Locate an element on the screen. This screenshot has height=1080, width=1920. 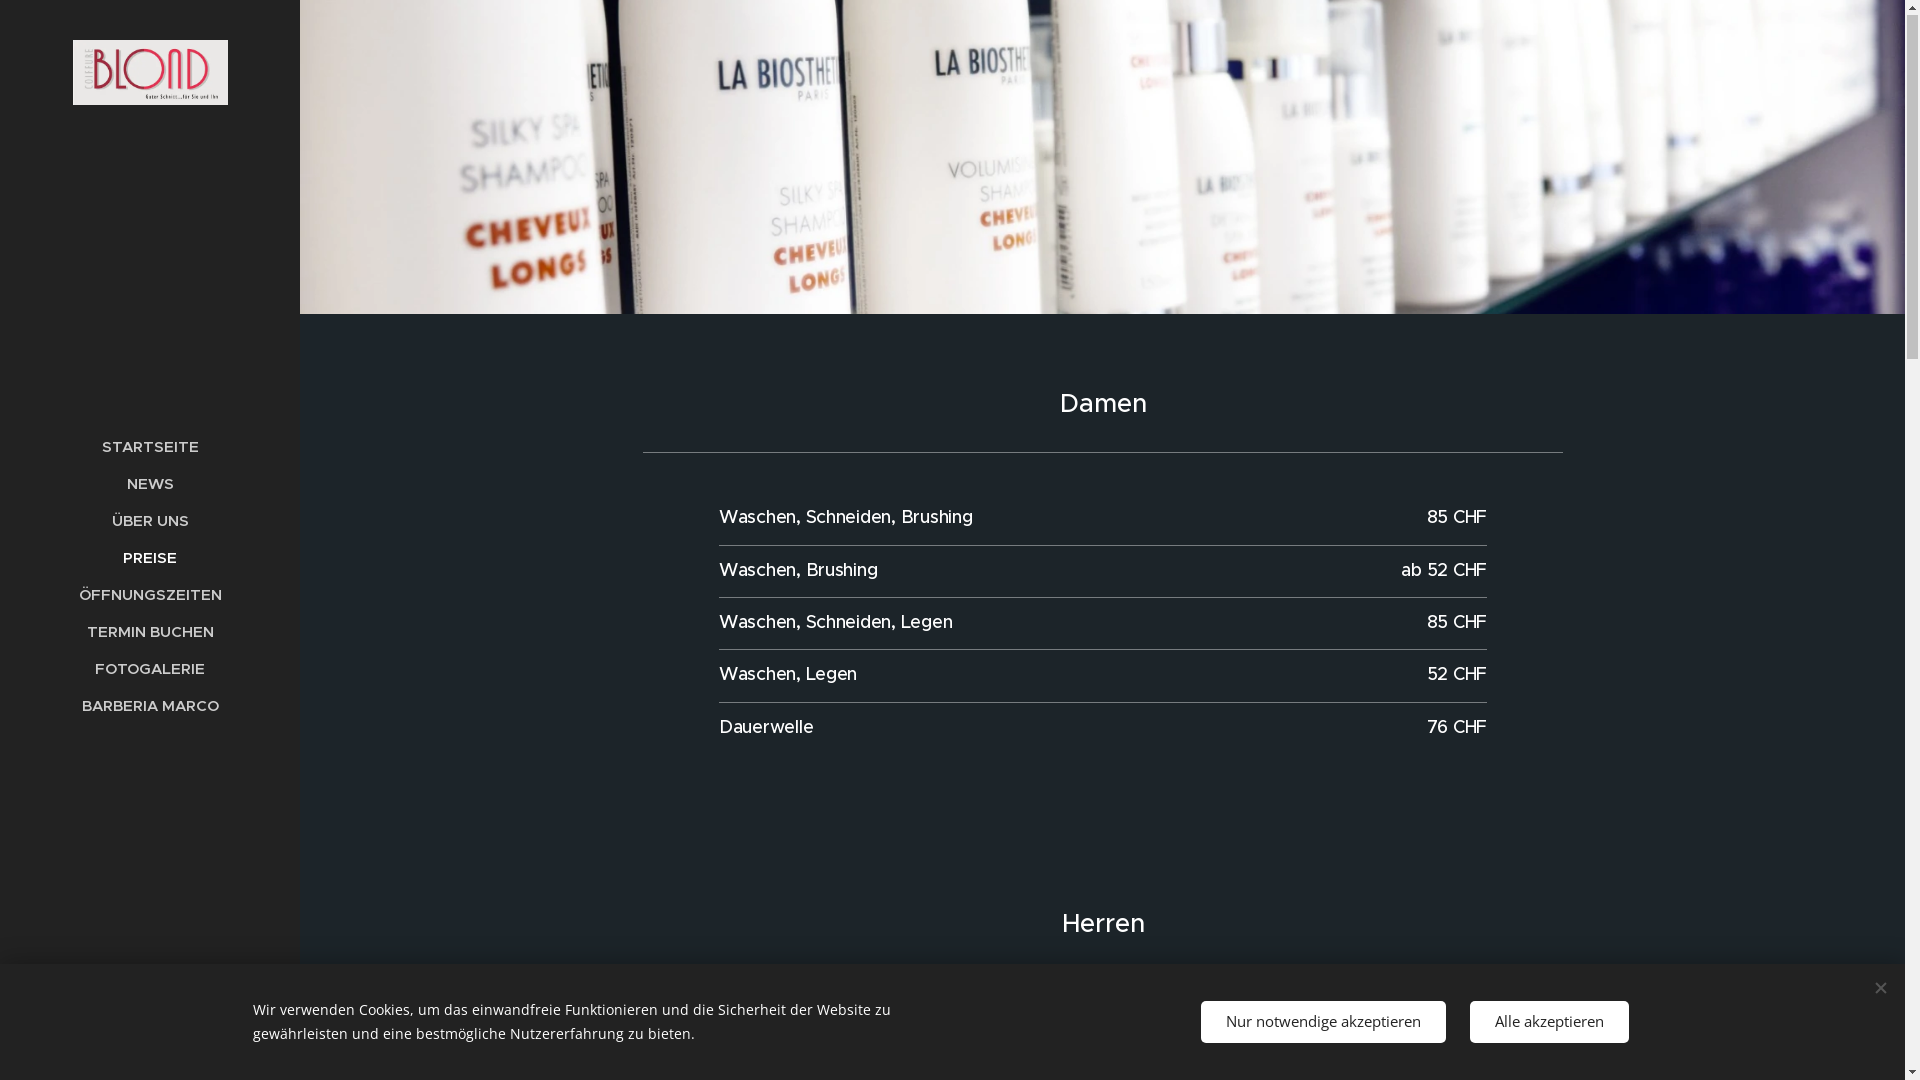
'FOTOGALERIE' is located at coordinates (148, 669).